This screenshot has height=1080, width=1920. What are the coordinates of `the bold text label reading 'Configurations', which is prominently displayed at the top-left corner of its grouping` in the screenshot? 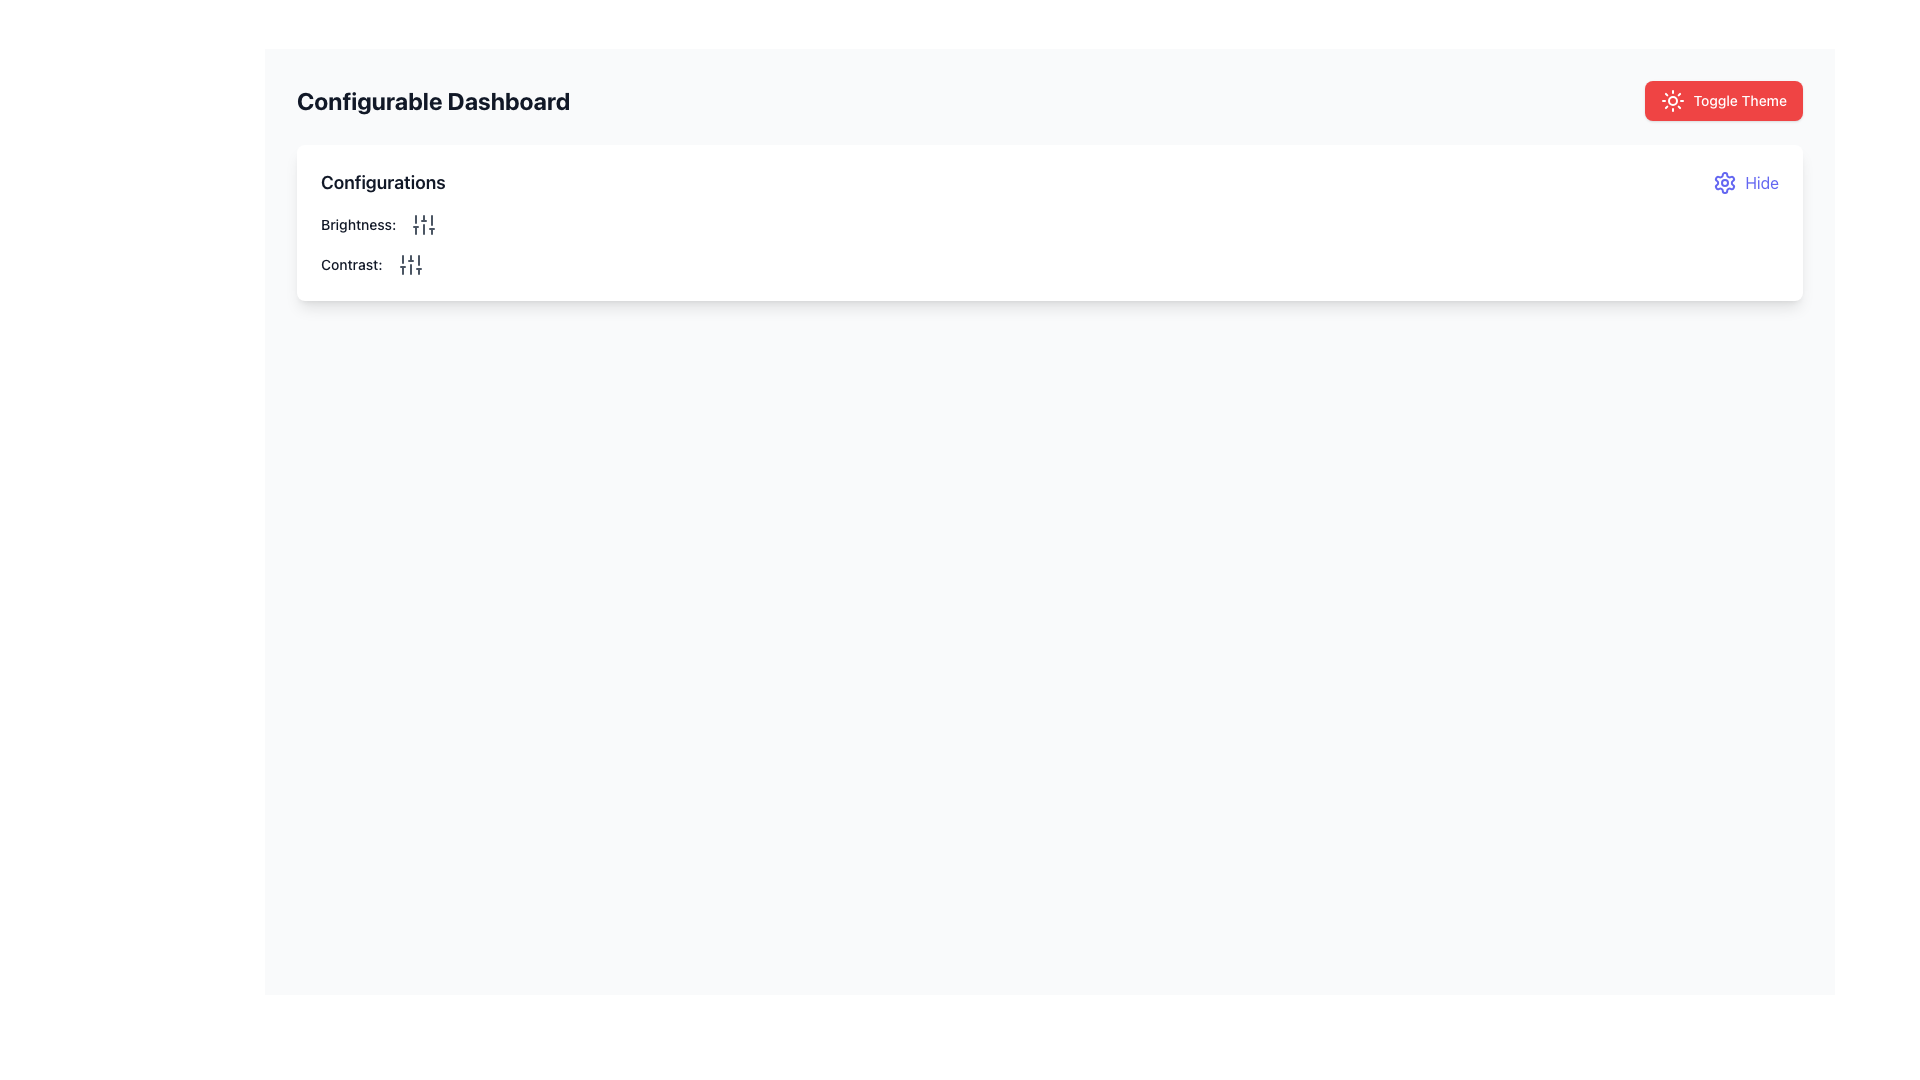 It's located at (383, 182).